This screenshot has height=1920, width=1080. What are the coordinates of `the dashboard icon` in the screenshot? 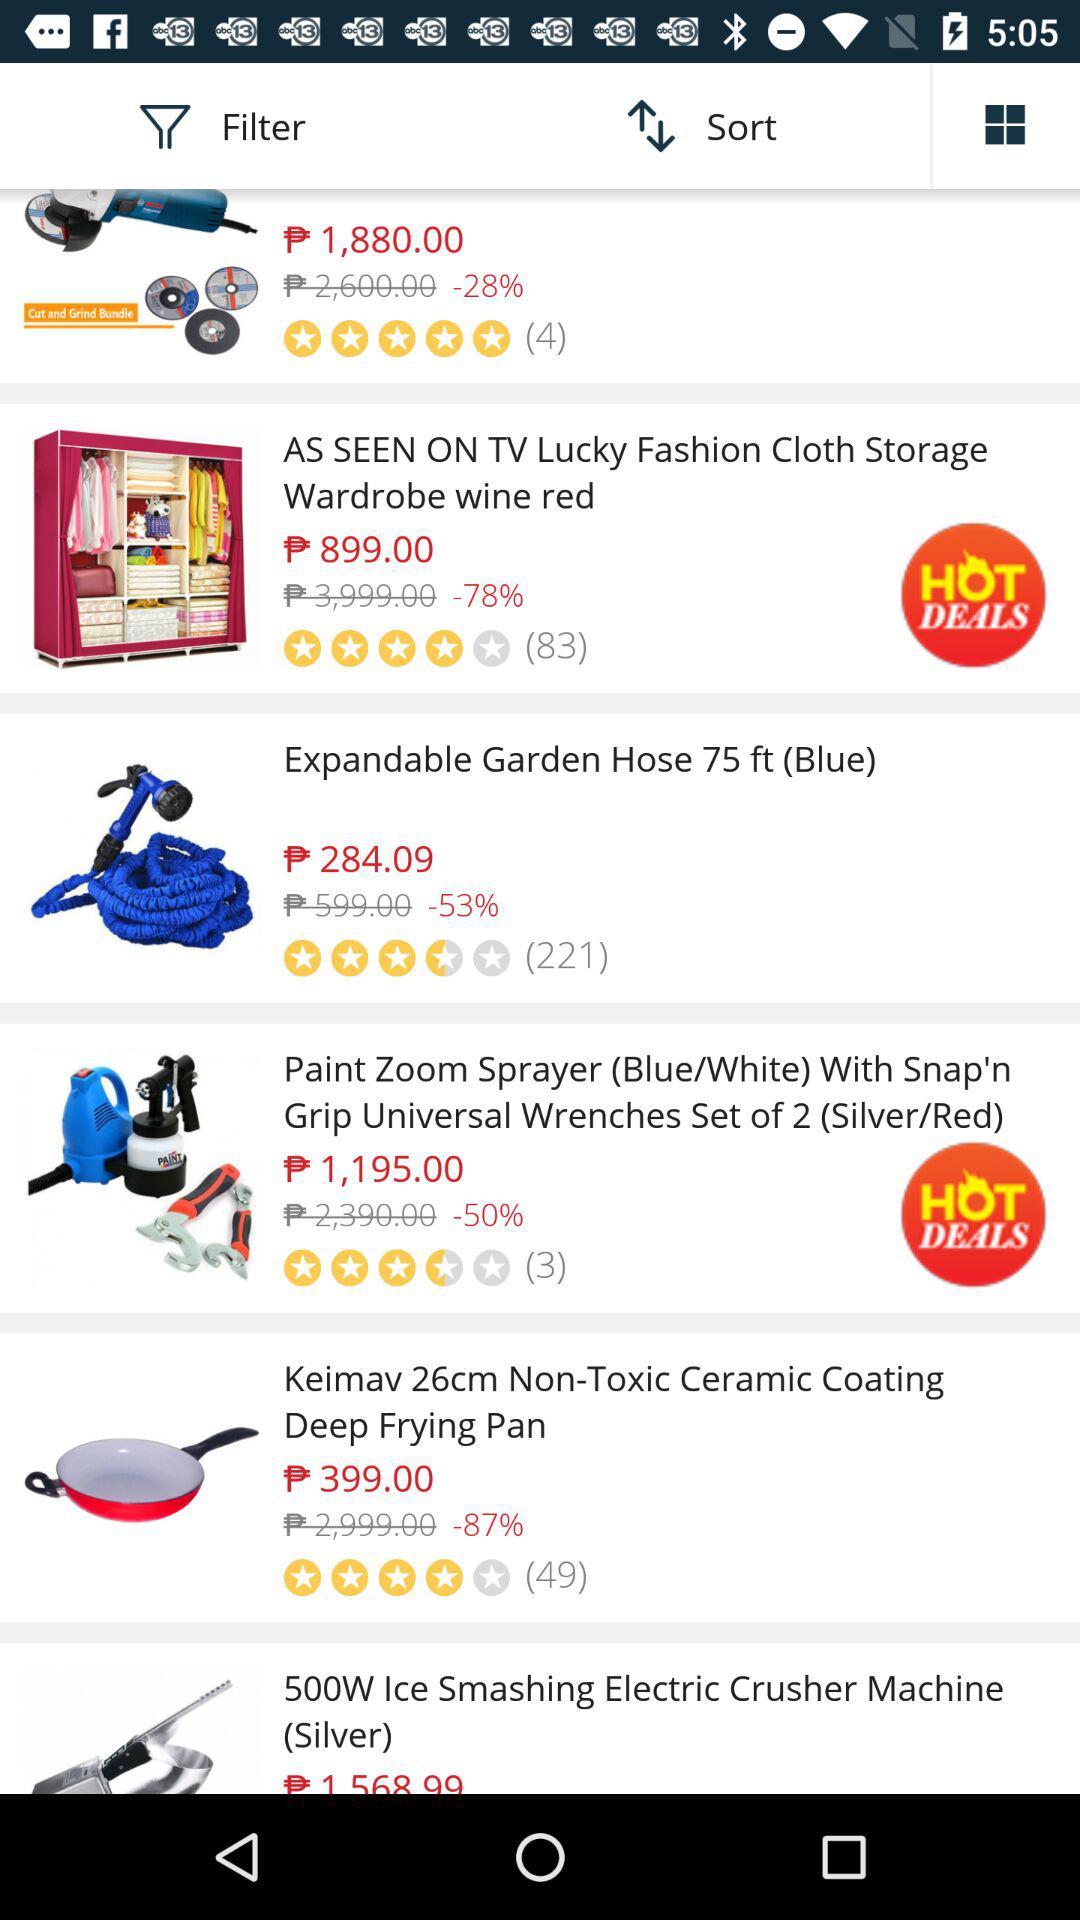 It's located at (1006, 124).